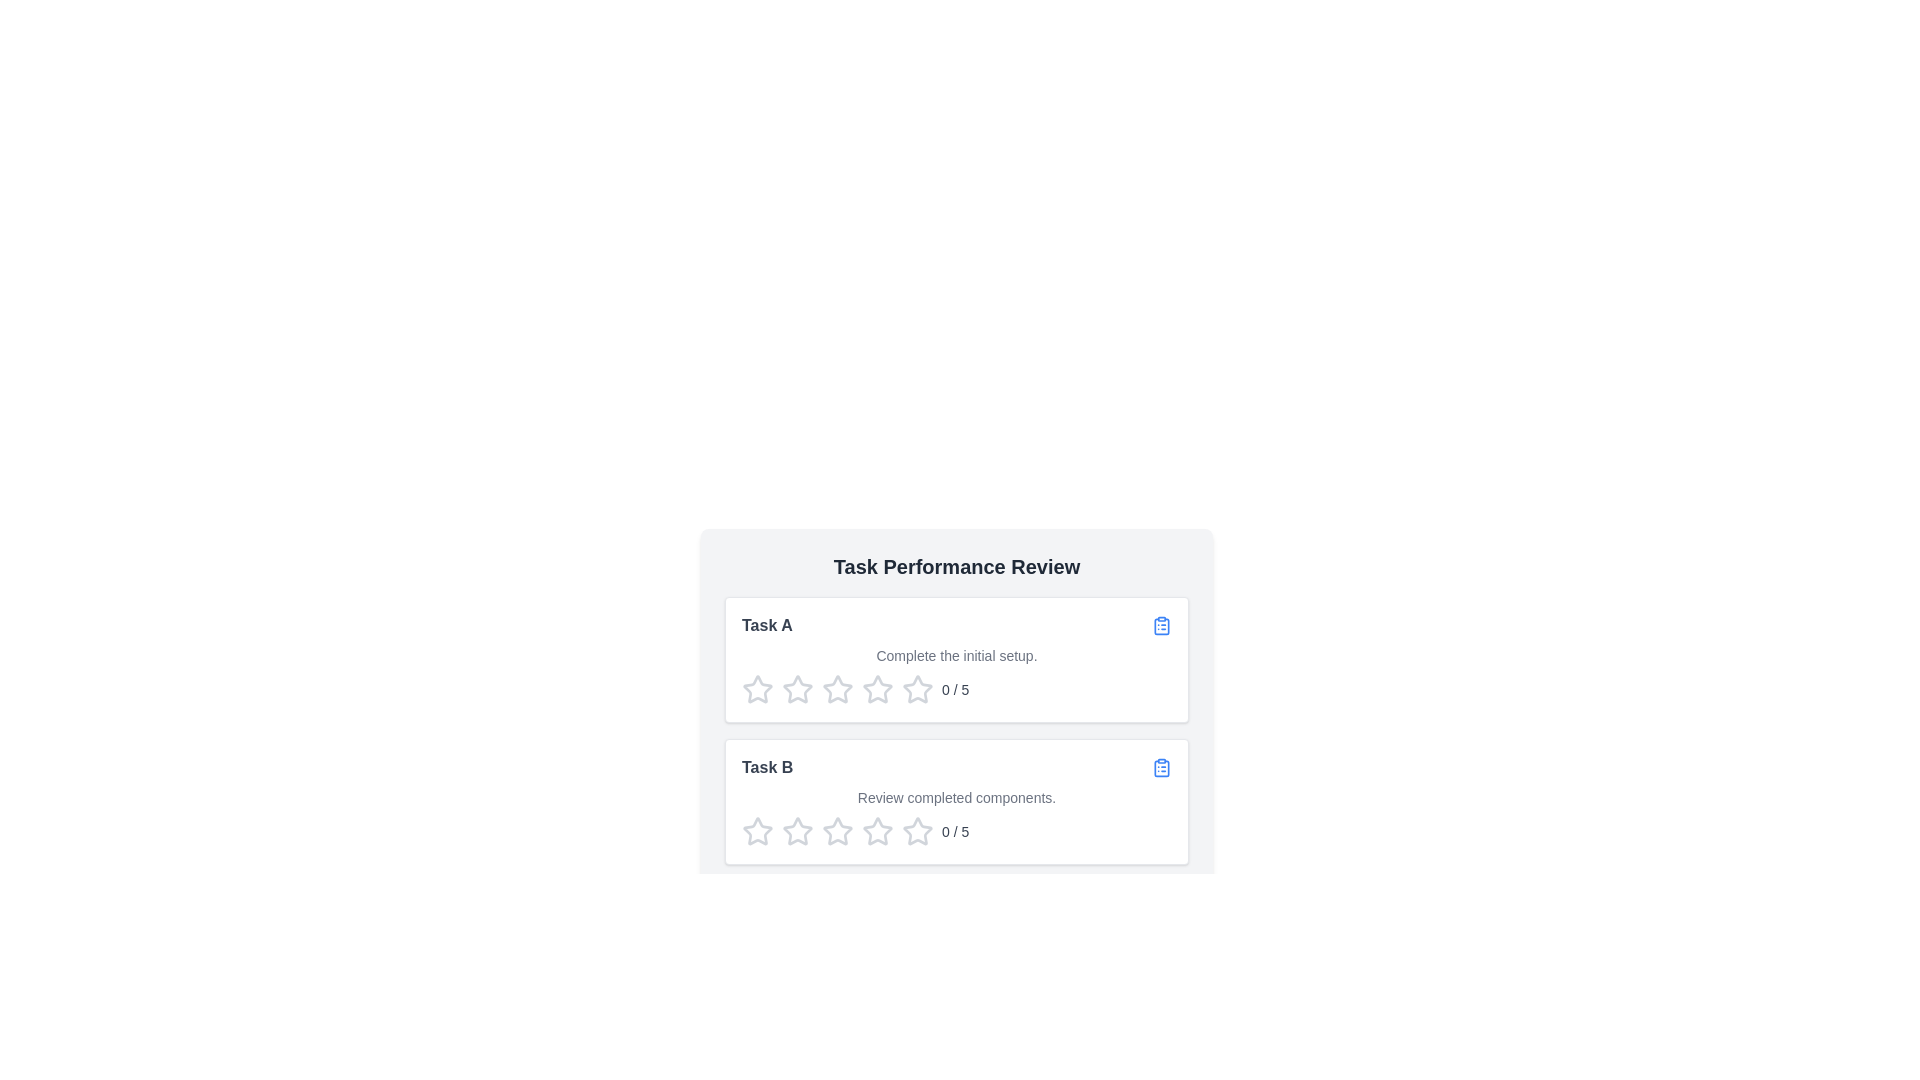 The width and height of the screenshot is (1920, 1080). What do you see at coordinates (838, 831) in the screenshot?
I see `the second star-shaped icon` at bounding box center [838, 831].